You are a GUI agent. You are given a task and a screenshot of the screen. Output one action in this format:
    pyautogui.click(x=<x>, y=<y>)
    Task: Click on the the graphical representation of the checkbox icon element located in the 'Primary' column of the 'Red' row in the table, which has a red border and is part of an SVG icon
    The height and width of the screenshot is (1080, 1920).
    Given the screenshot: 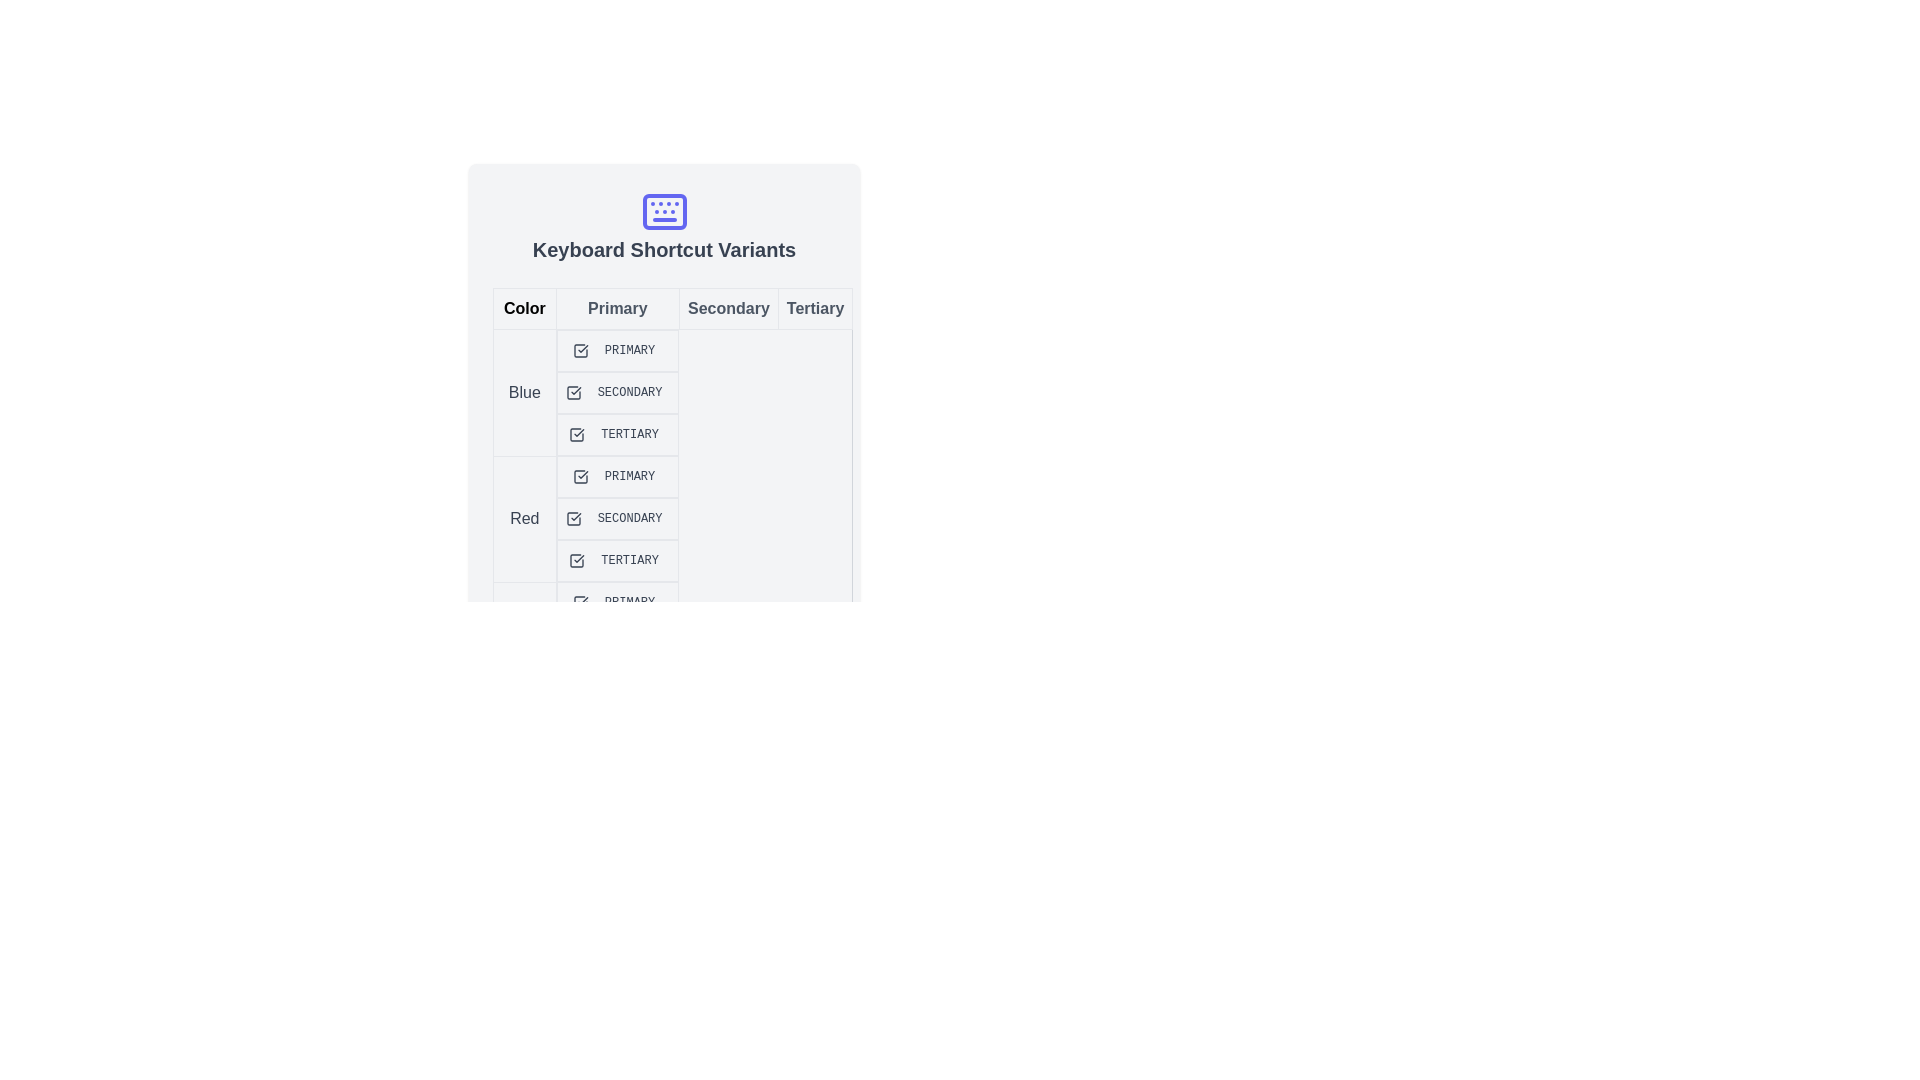 What is the action you would take?
    pyautogui.click(x=579, y=477)
    